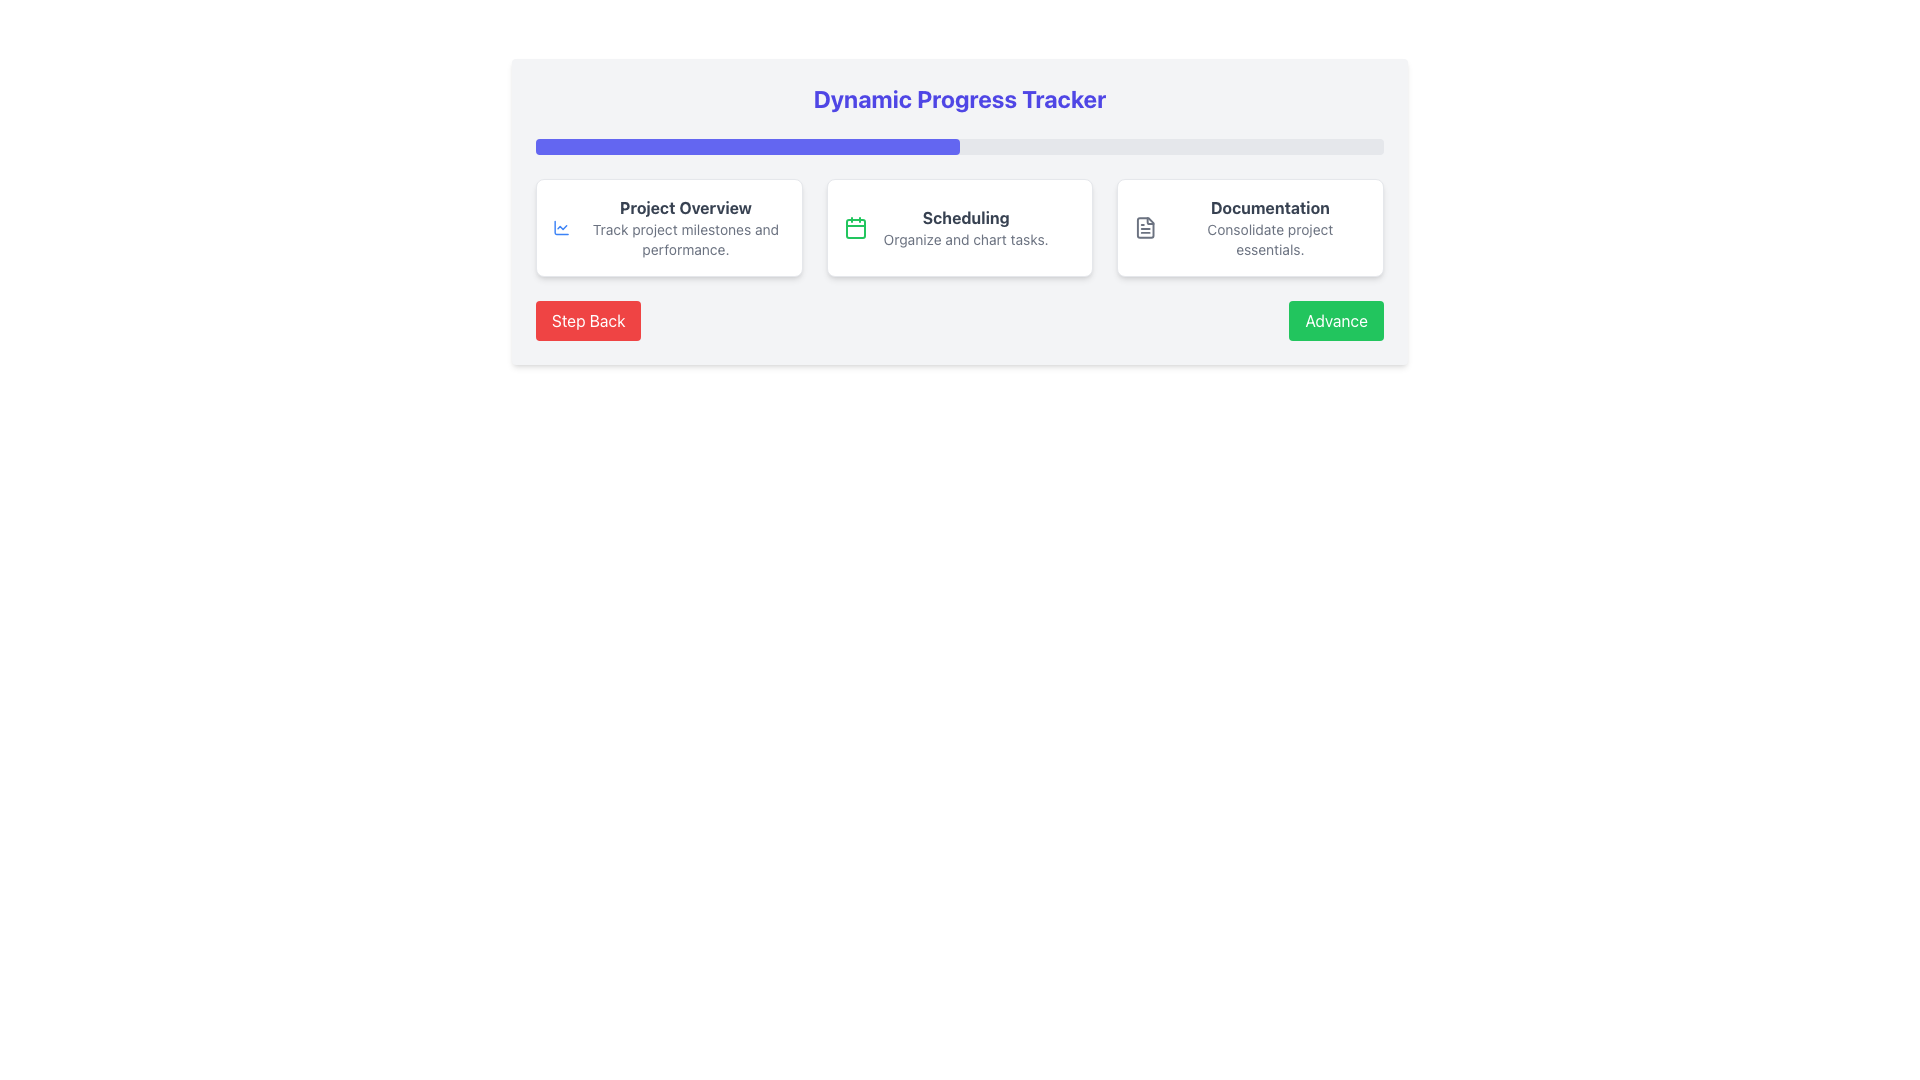 This screenshot has width=1920, height=1080. I want to click on the text label that reads 'Consolidate project essentials.' within the 'Documentation' card, which is styled in gray and positioned below the bold title 'Documentation.', so click(1269, 238).